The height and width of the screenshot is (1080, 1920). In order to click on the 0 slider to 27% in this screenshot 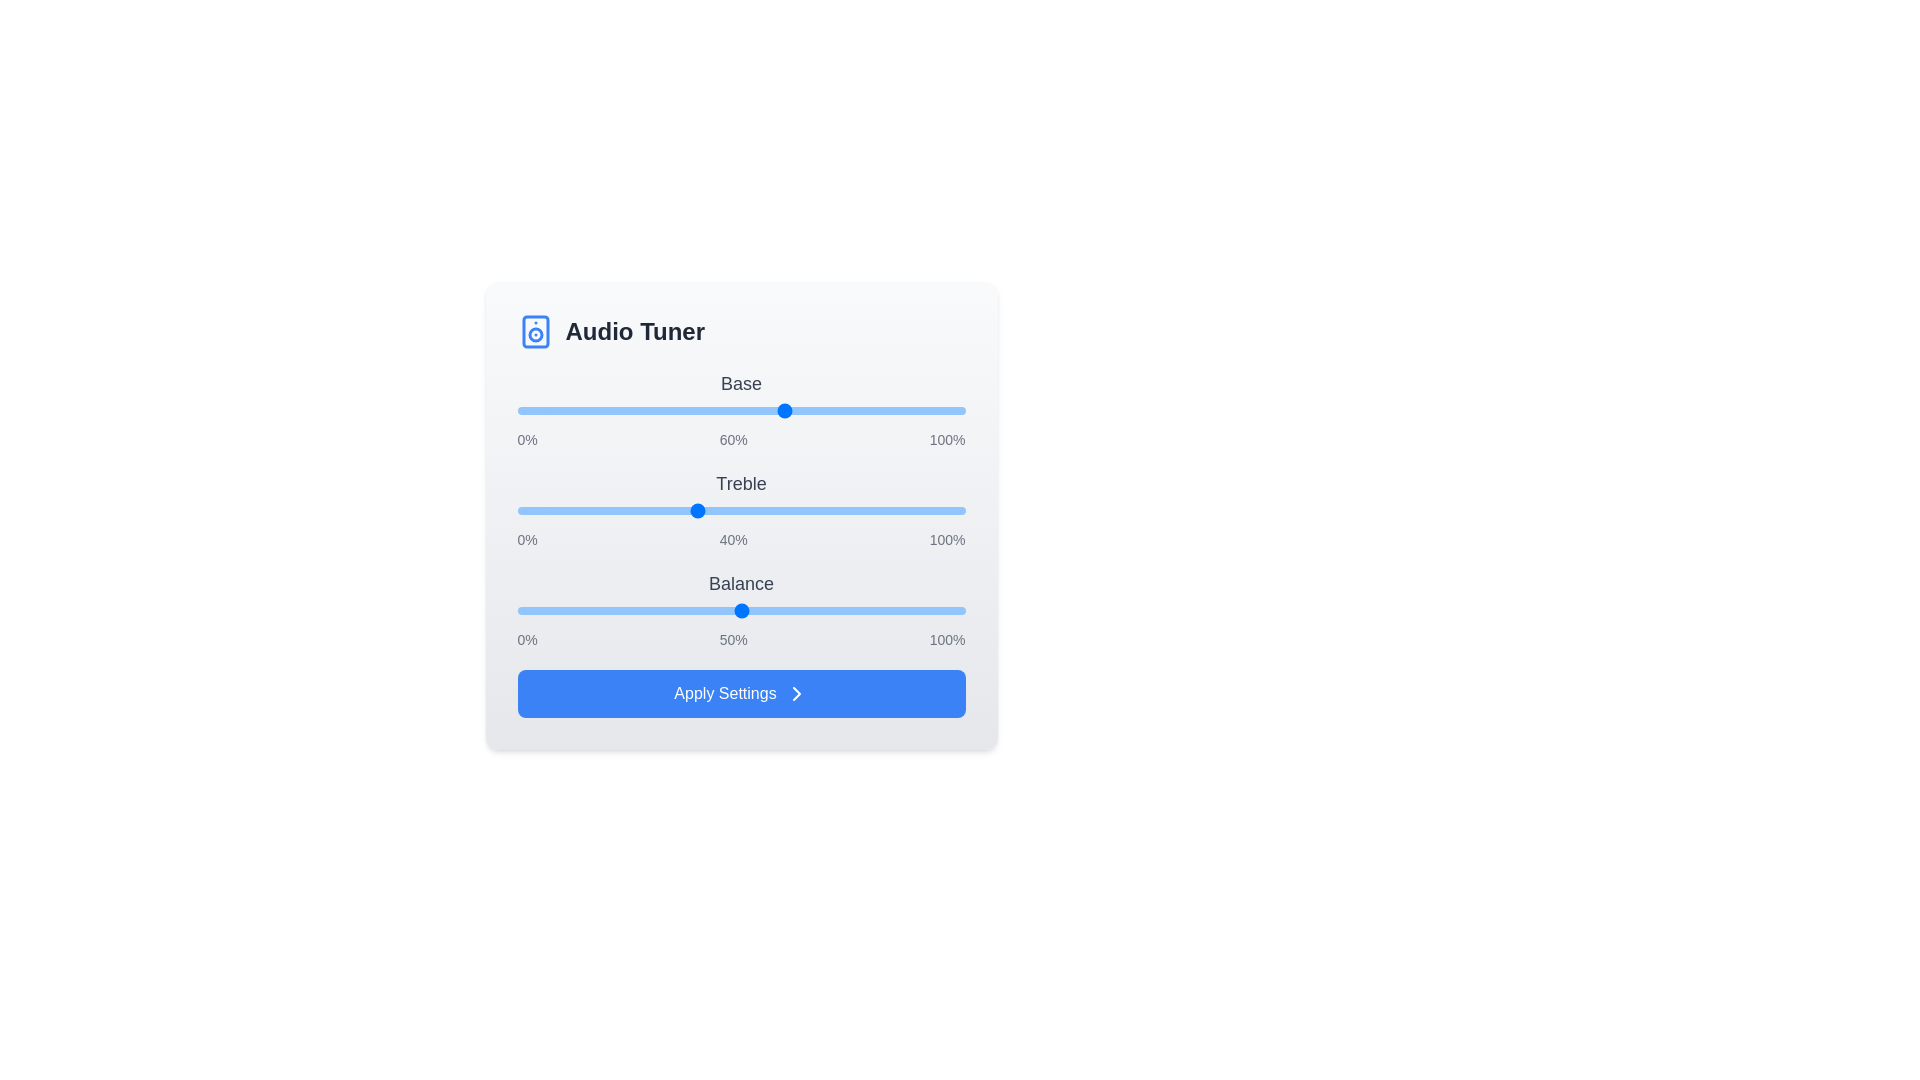, I will do `click(637, 410)`.